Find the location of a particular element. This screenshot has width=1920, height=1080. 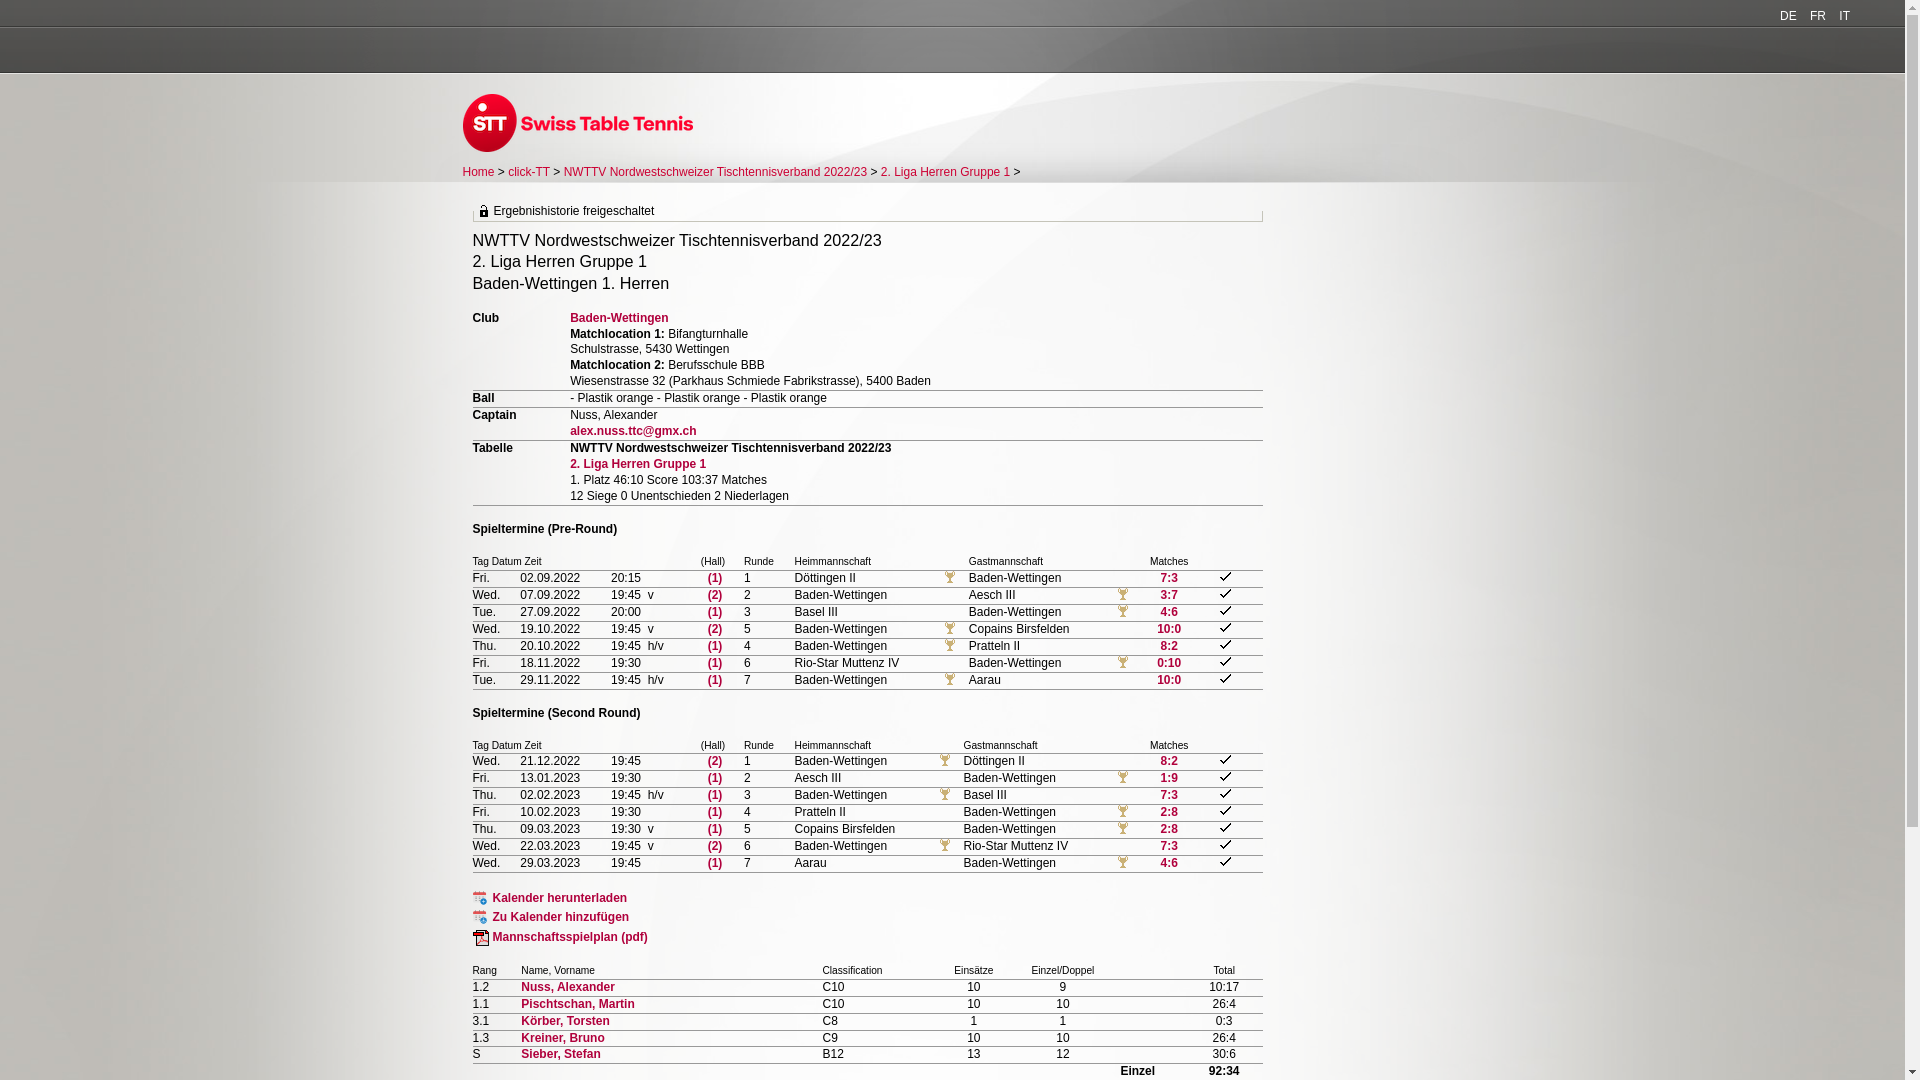

'Spielbericht genehmigt' is located at coordinates (1224, 860).